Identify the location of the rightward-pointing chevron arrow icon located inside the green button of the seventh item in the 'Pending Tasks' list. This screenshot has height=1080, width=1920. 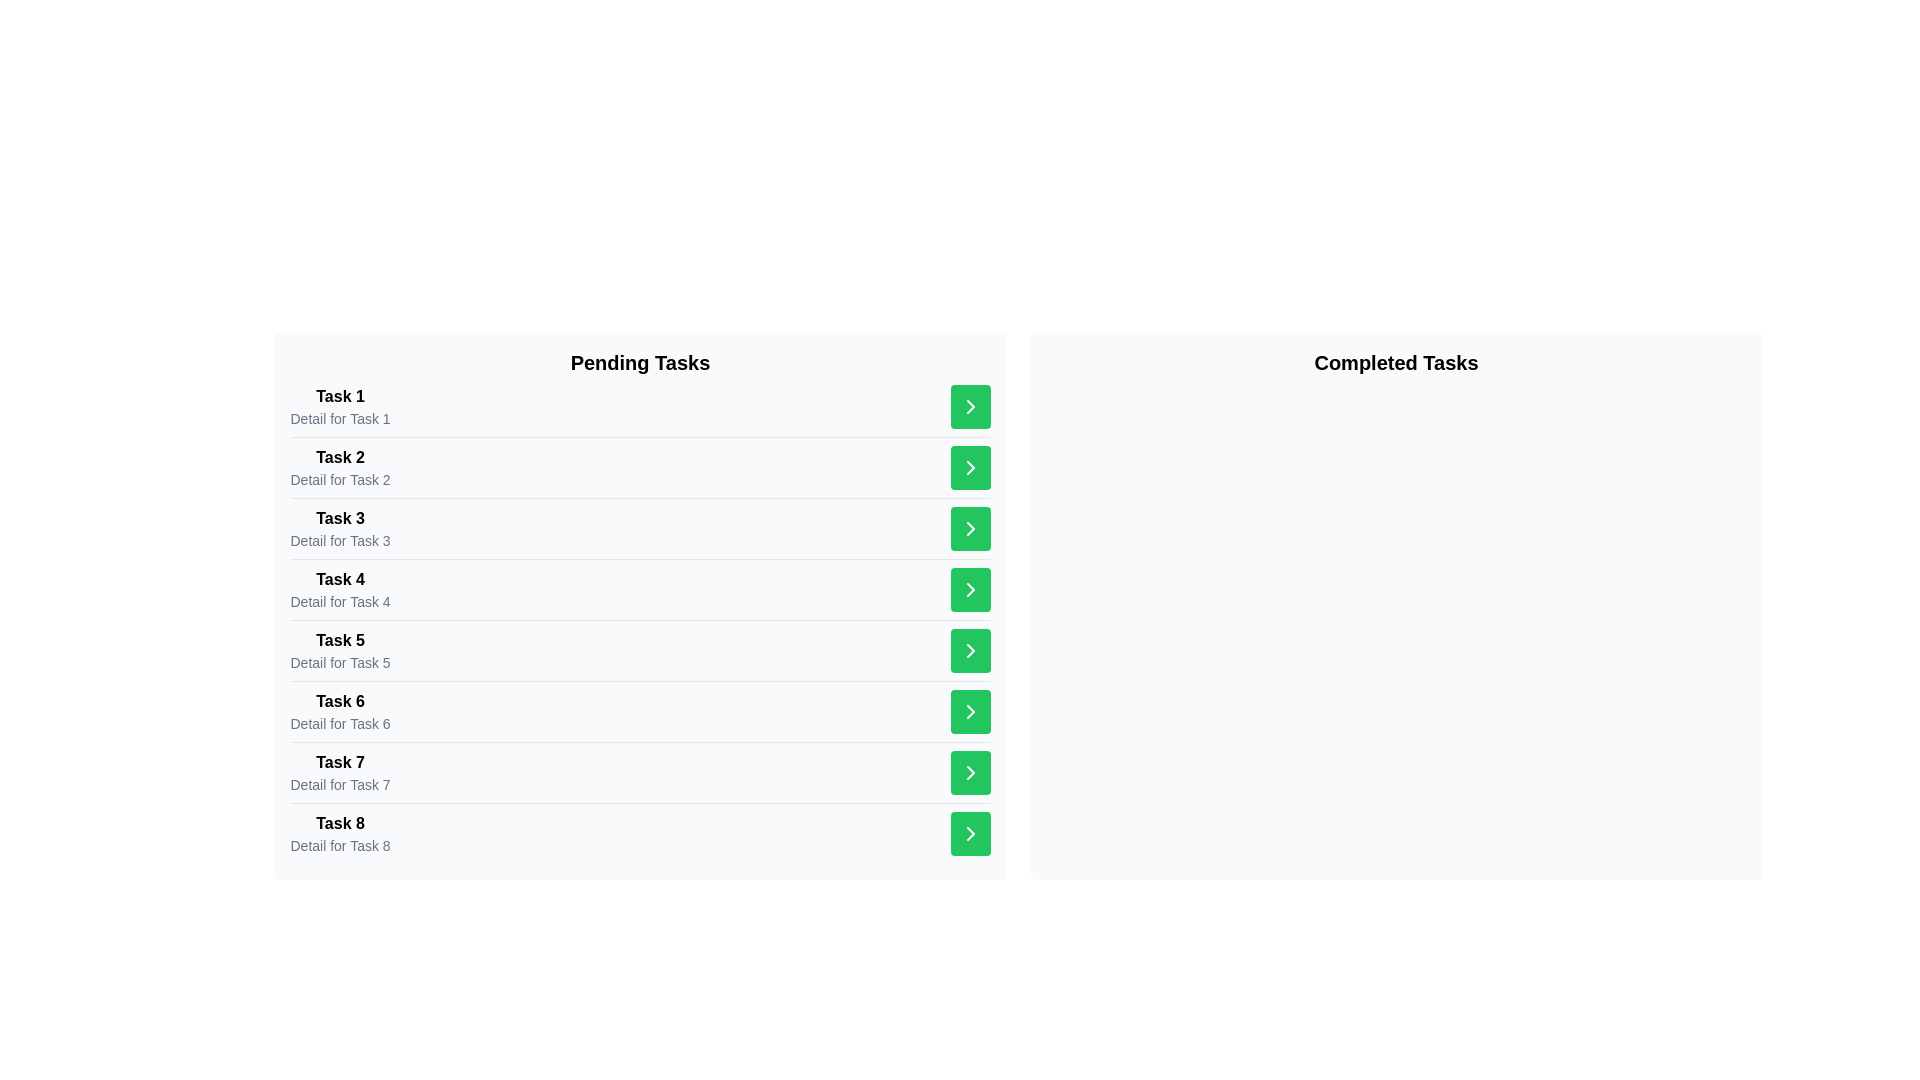
(970, 589).